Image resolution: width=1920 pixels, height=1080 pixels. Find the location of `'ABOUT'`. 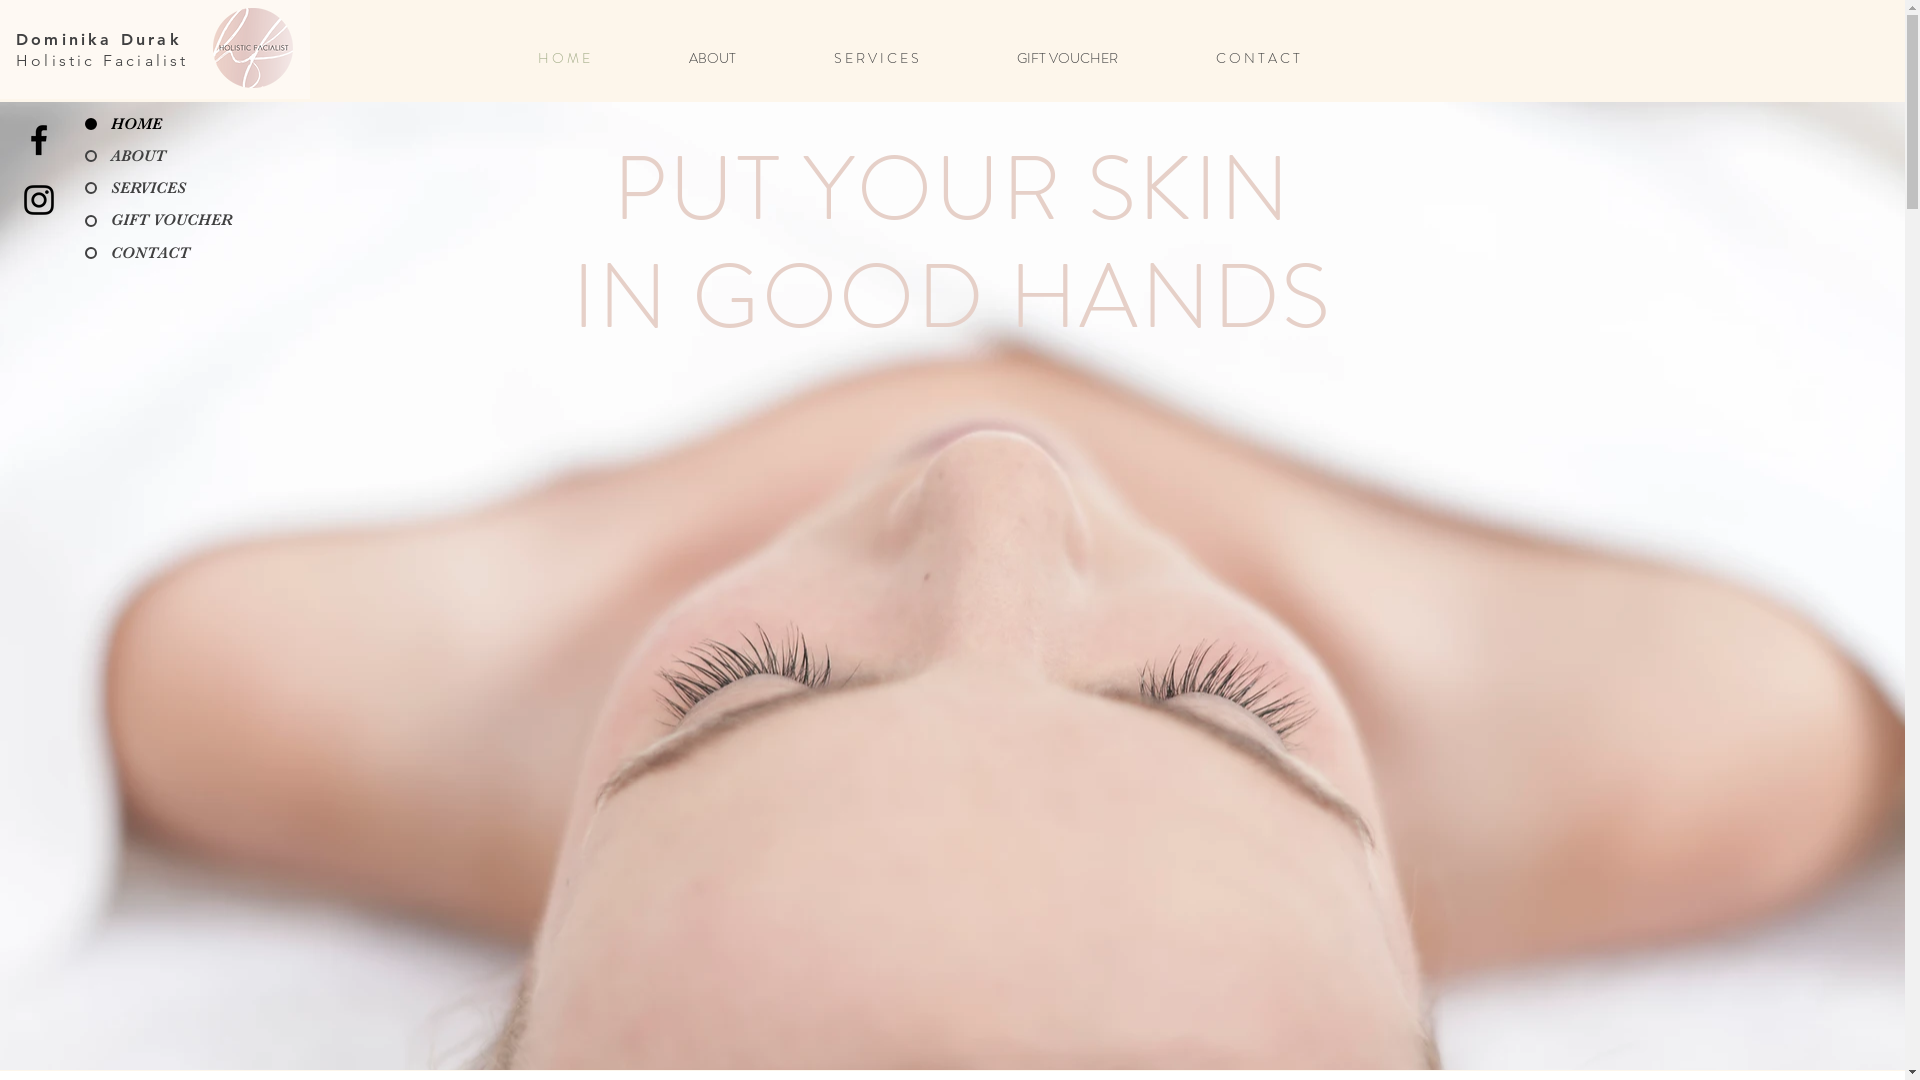

'ABOUT' is located at coordinates (745, 57).